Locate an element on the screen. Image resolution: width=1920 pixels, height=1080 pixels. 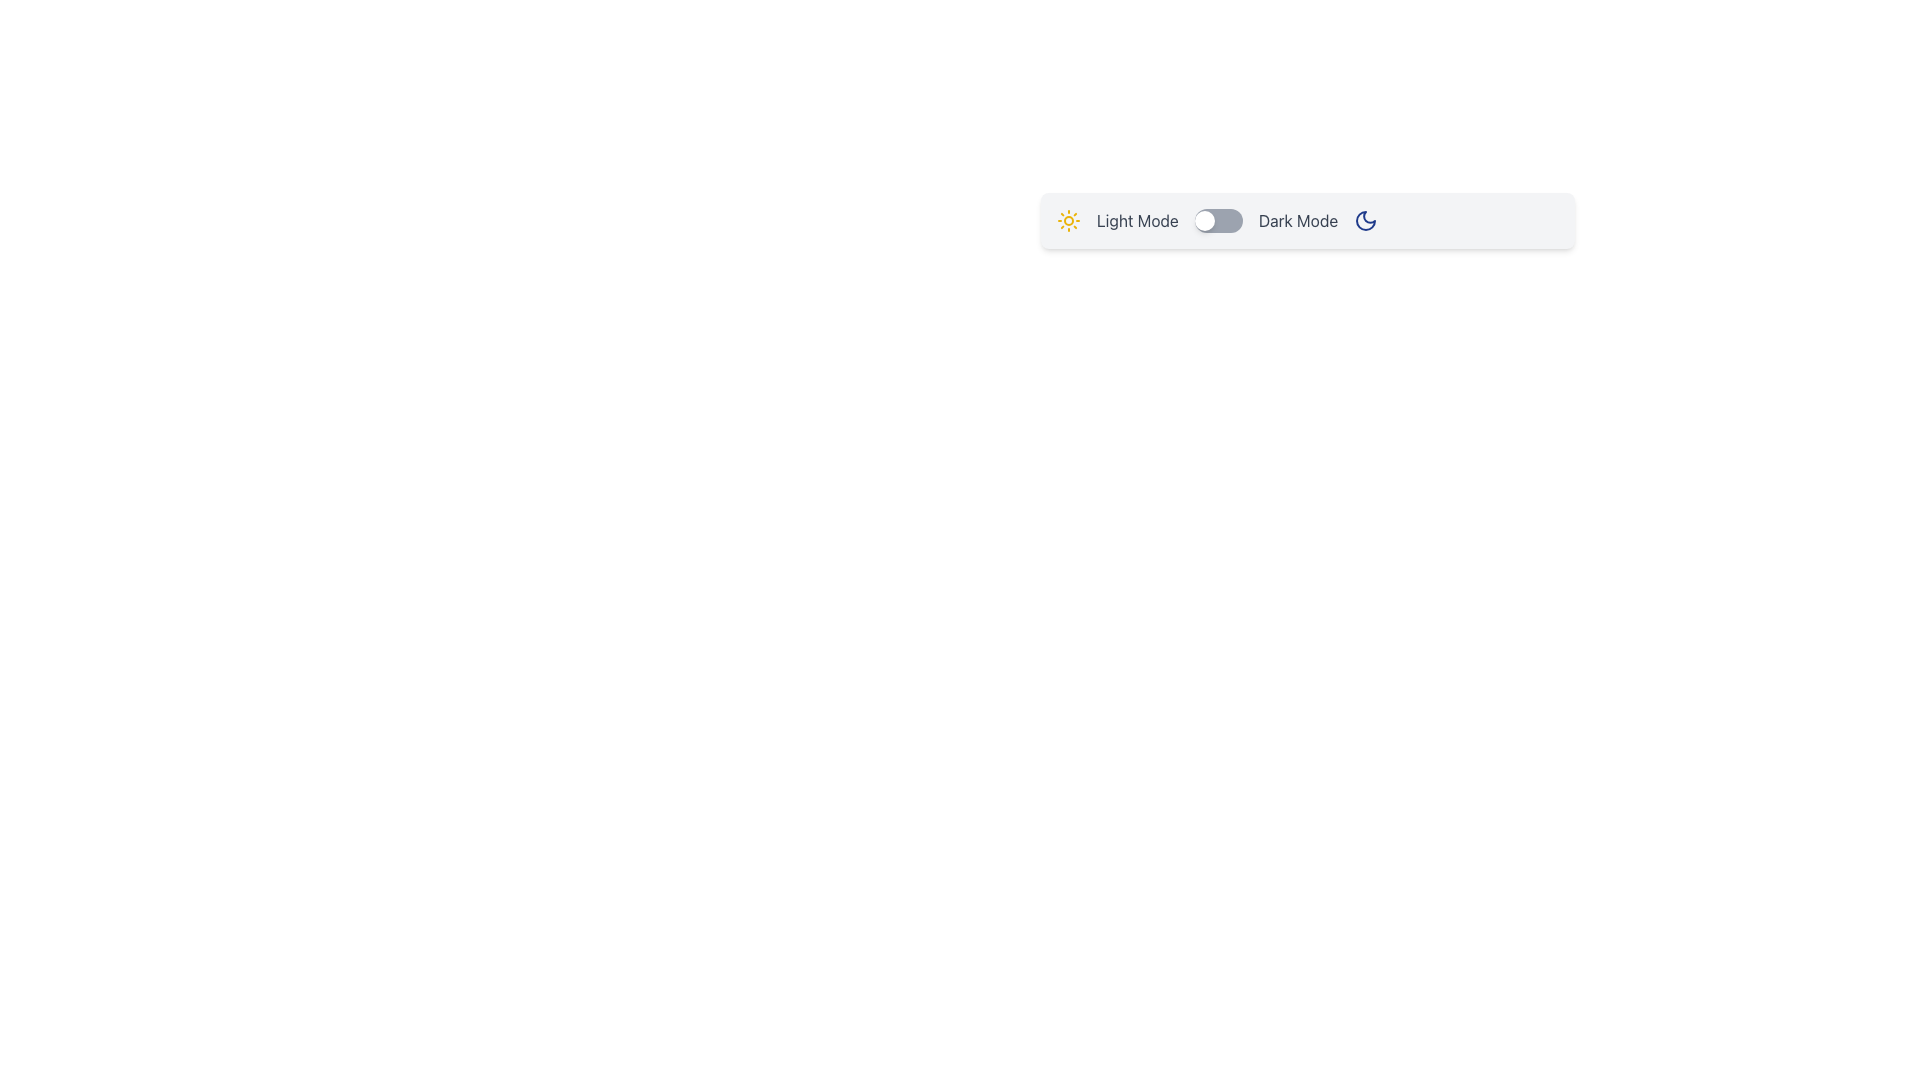
the toggle switch in the themed Toggle group to switch between Light Mode and Dark Mode is located at coordinates (1308, 220).